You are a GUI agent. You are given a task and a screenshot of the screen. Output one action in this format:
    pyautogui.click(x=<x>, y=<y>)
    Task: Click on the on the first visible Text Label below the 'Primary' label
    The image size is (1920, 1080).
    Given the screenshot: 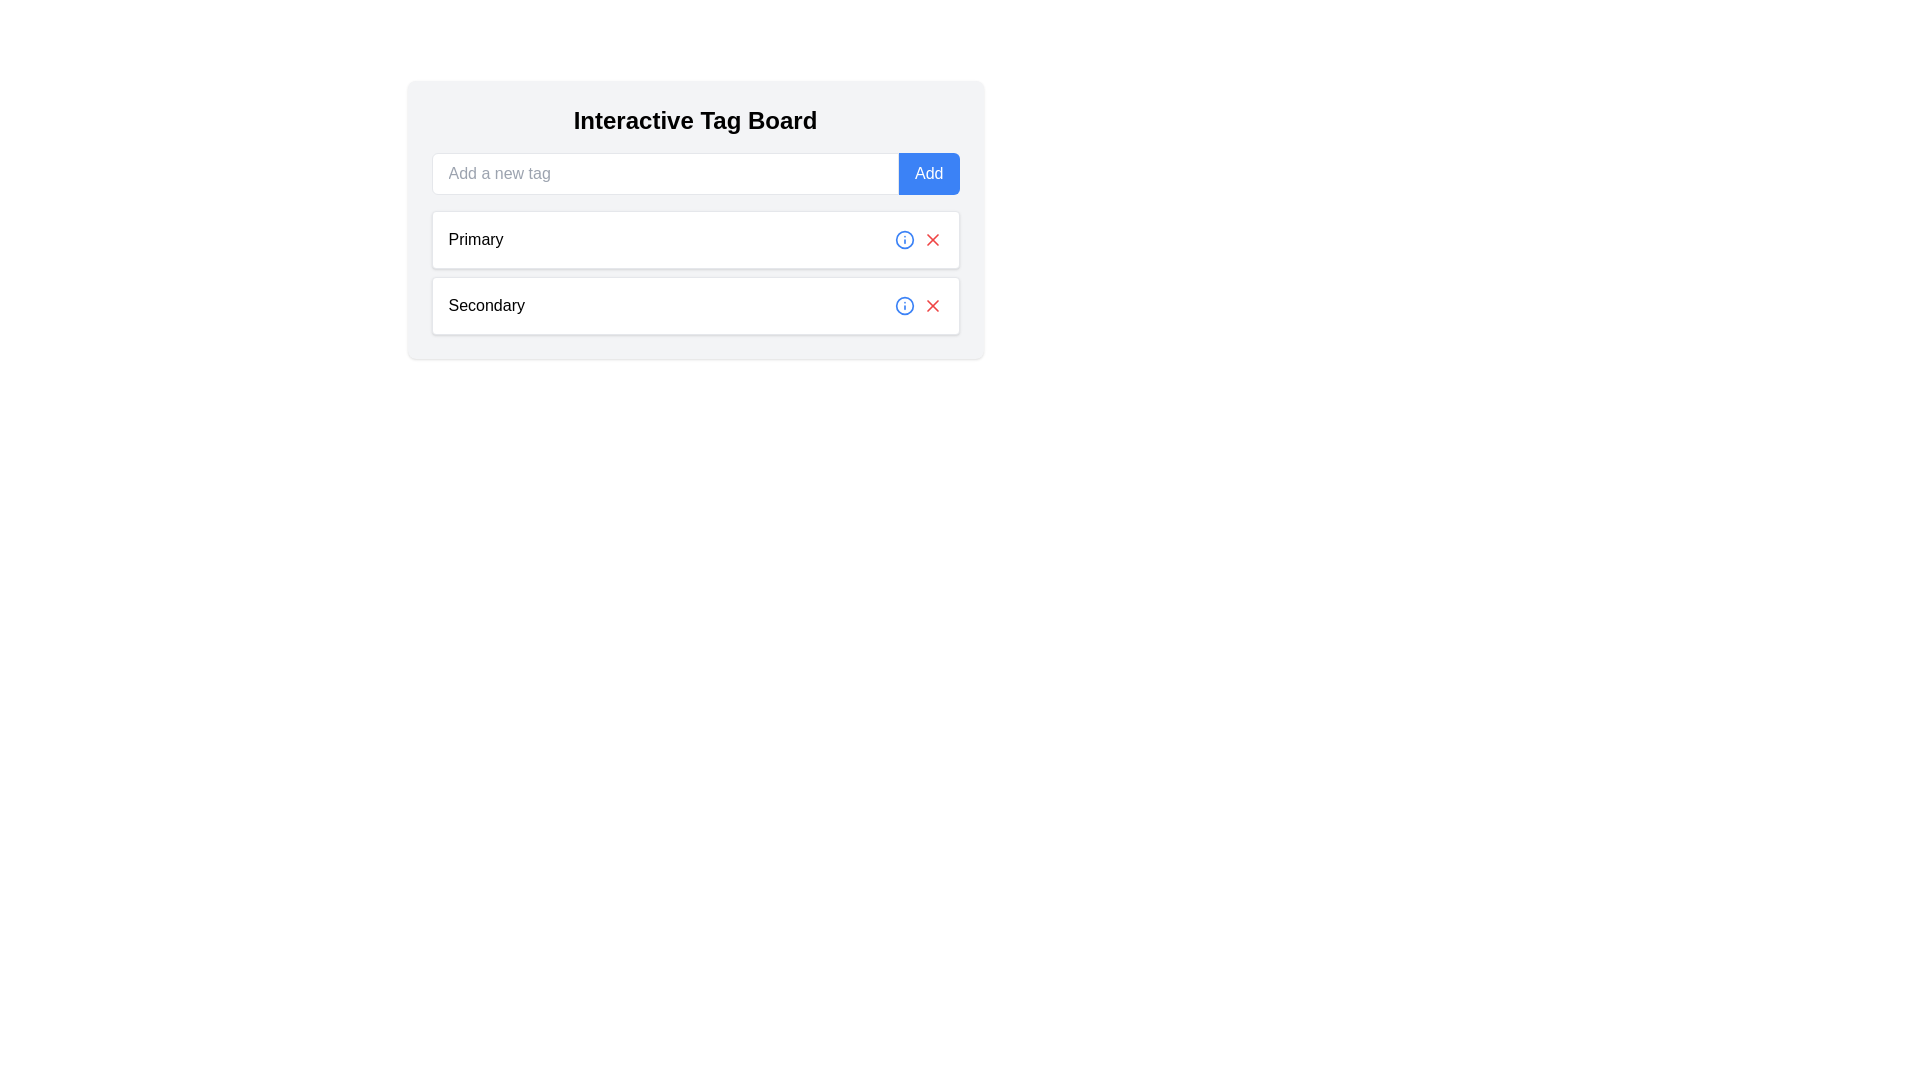 What is the action you would take?
    pyautogui.click(x=486, y=305)
    